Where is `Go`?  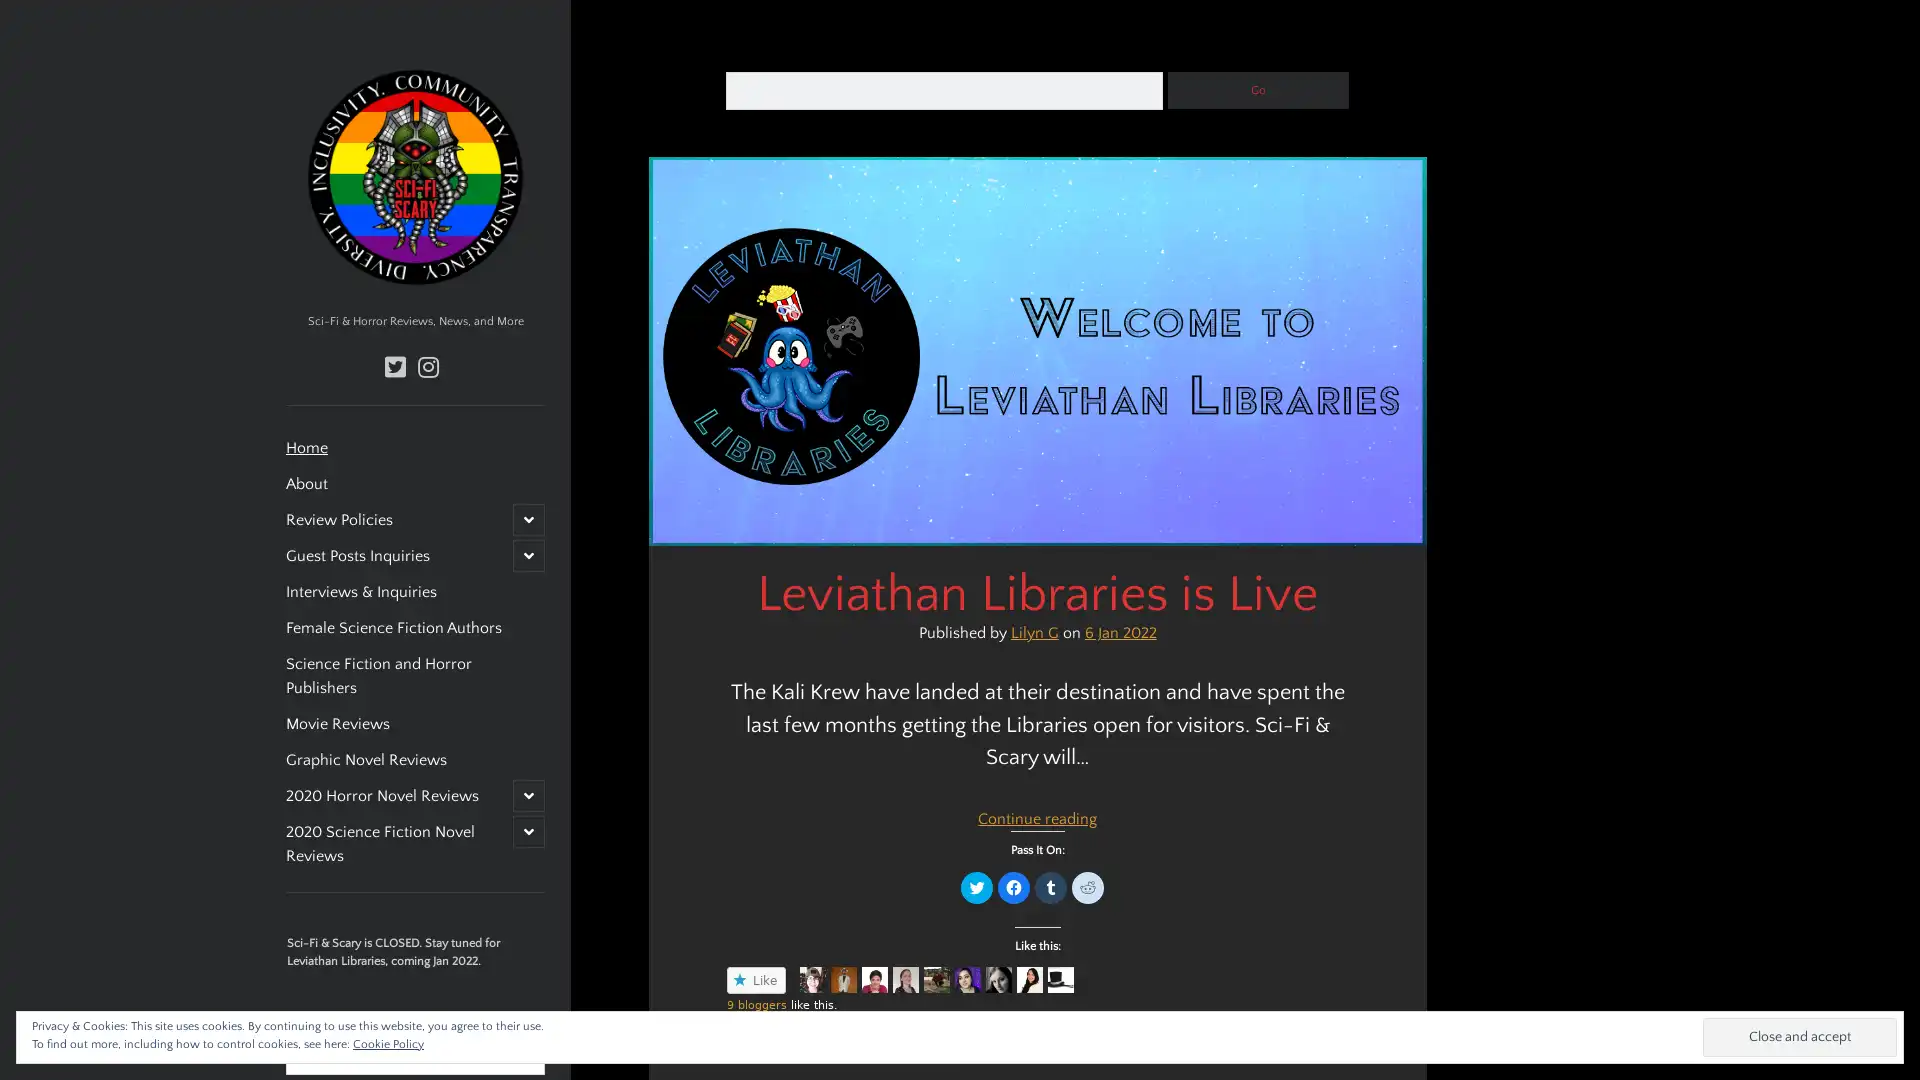
Go is located at coordinates (1256, 90).